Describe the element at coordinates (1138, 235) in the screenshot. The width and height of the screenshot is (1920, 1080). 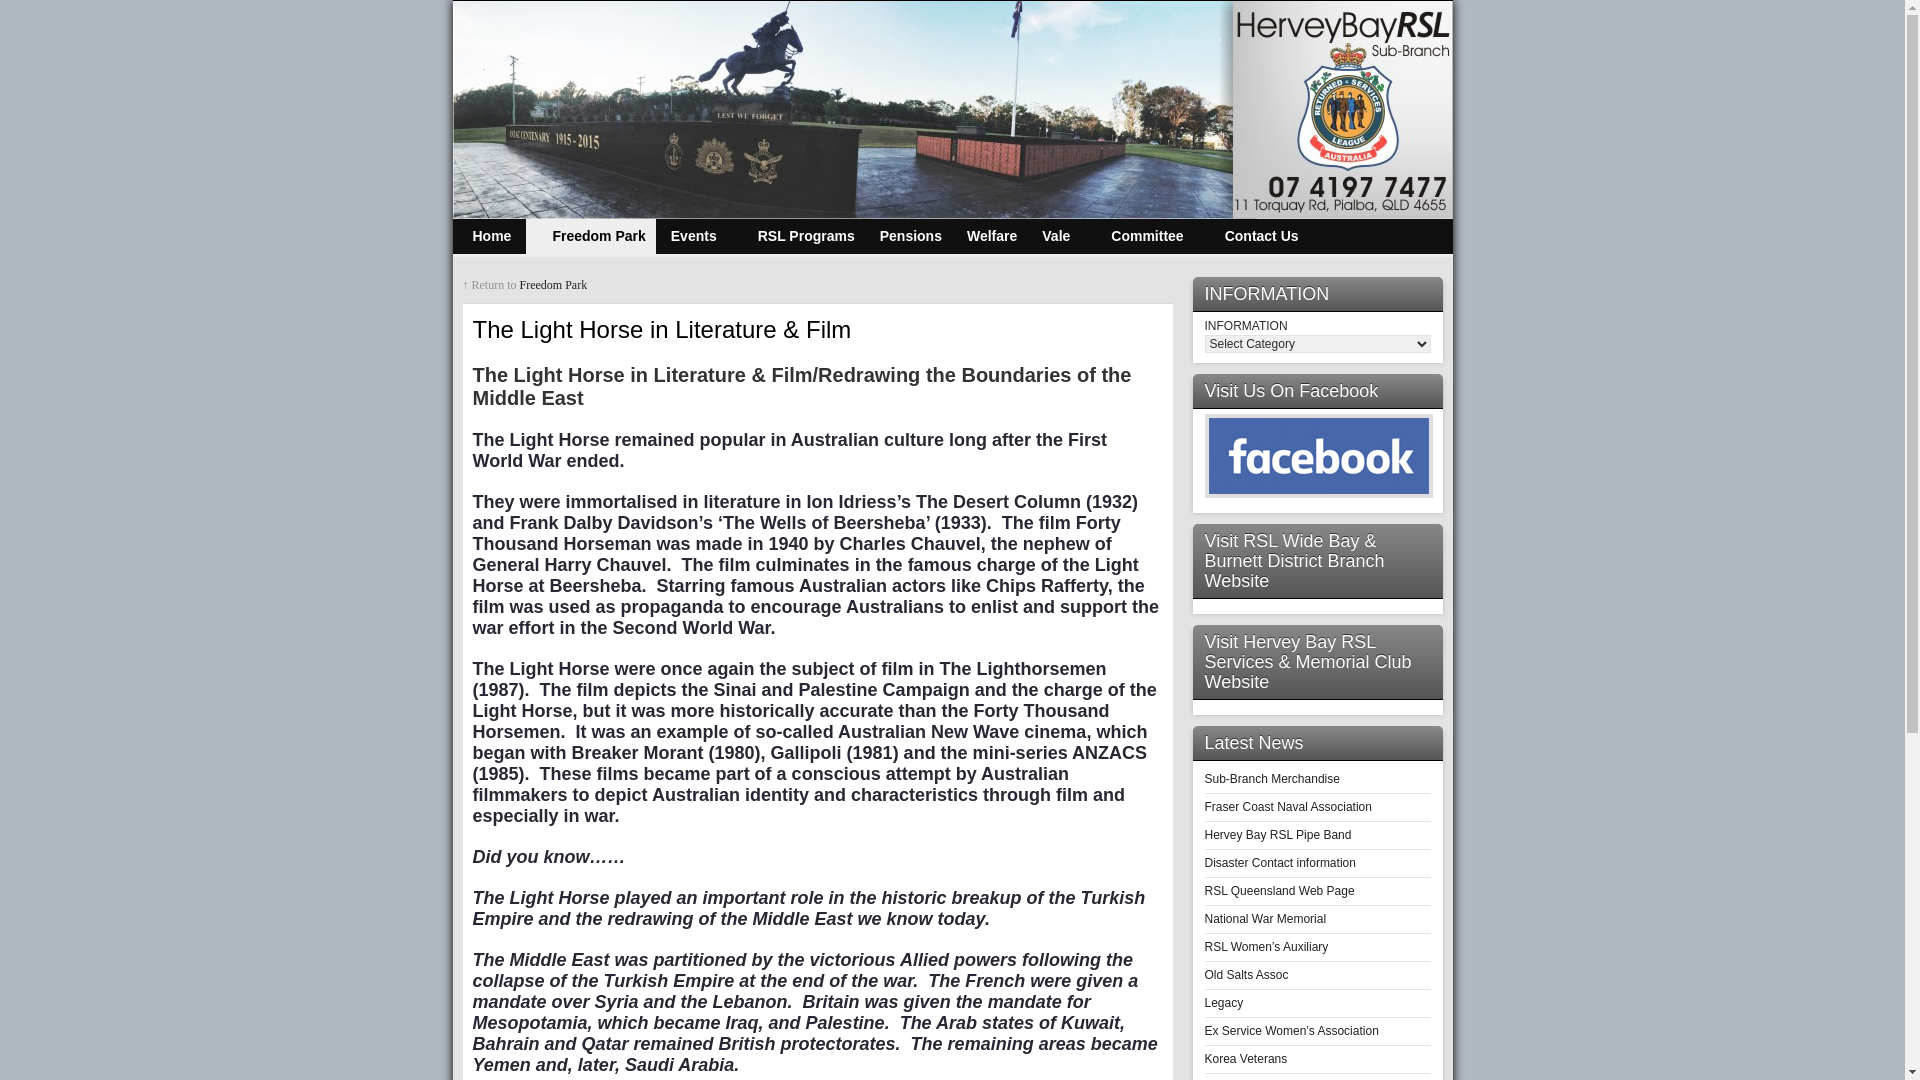
I see `'Committee'` at that location.